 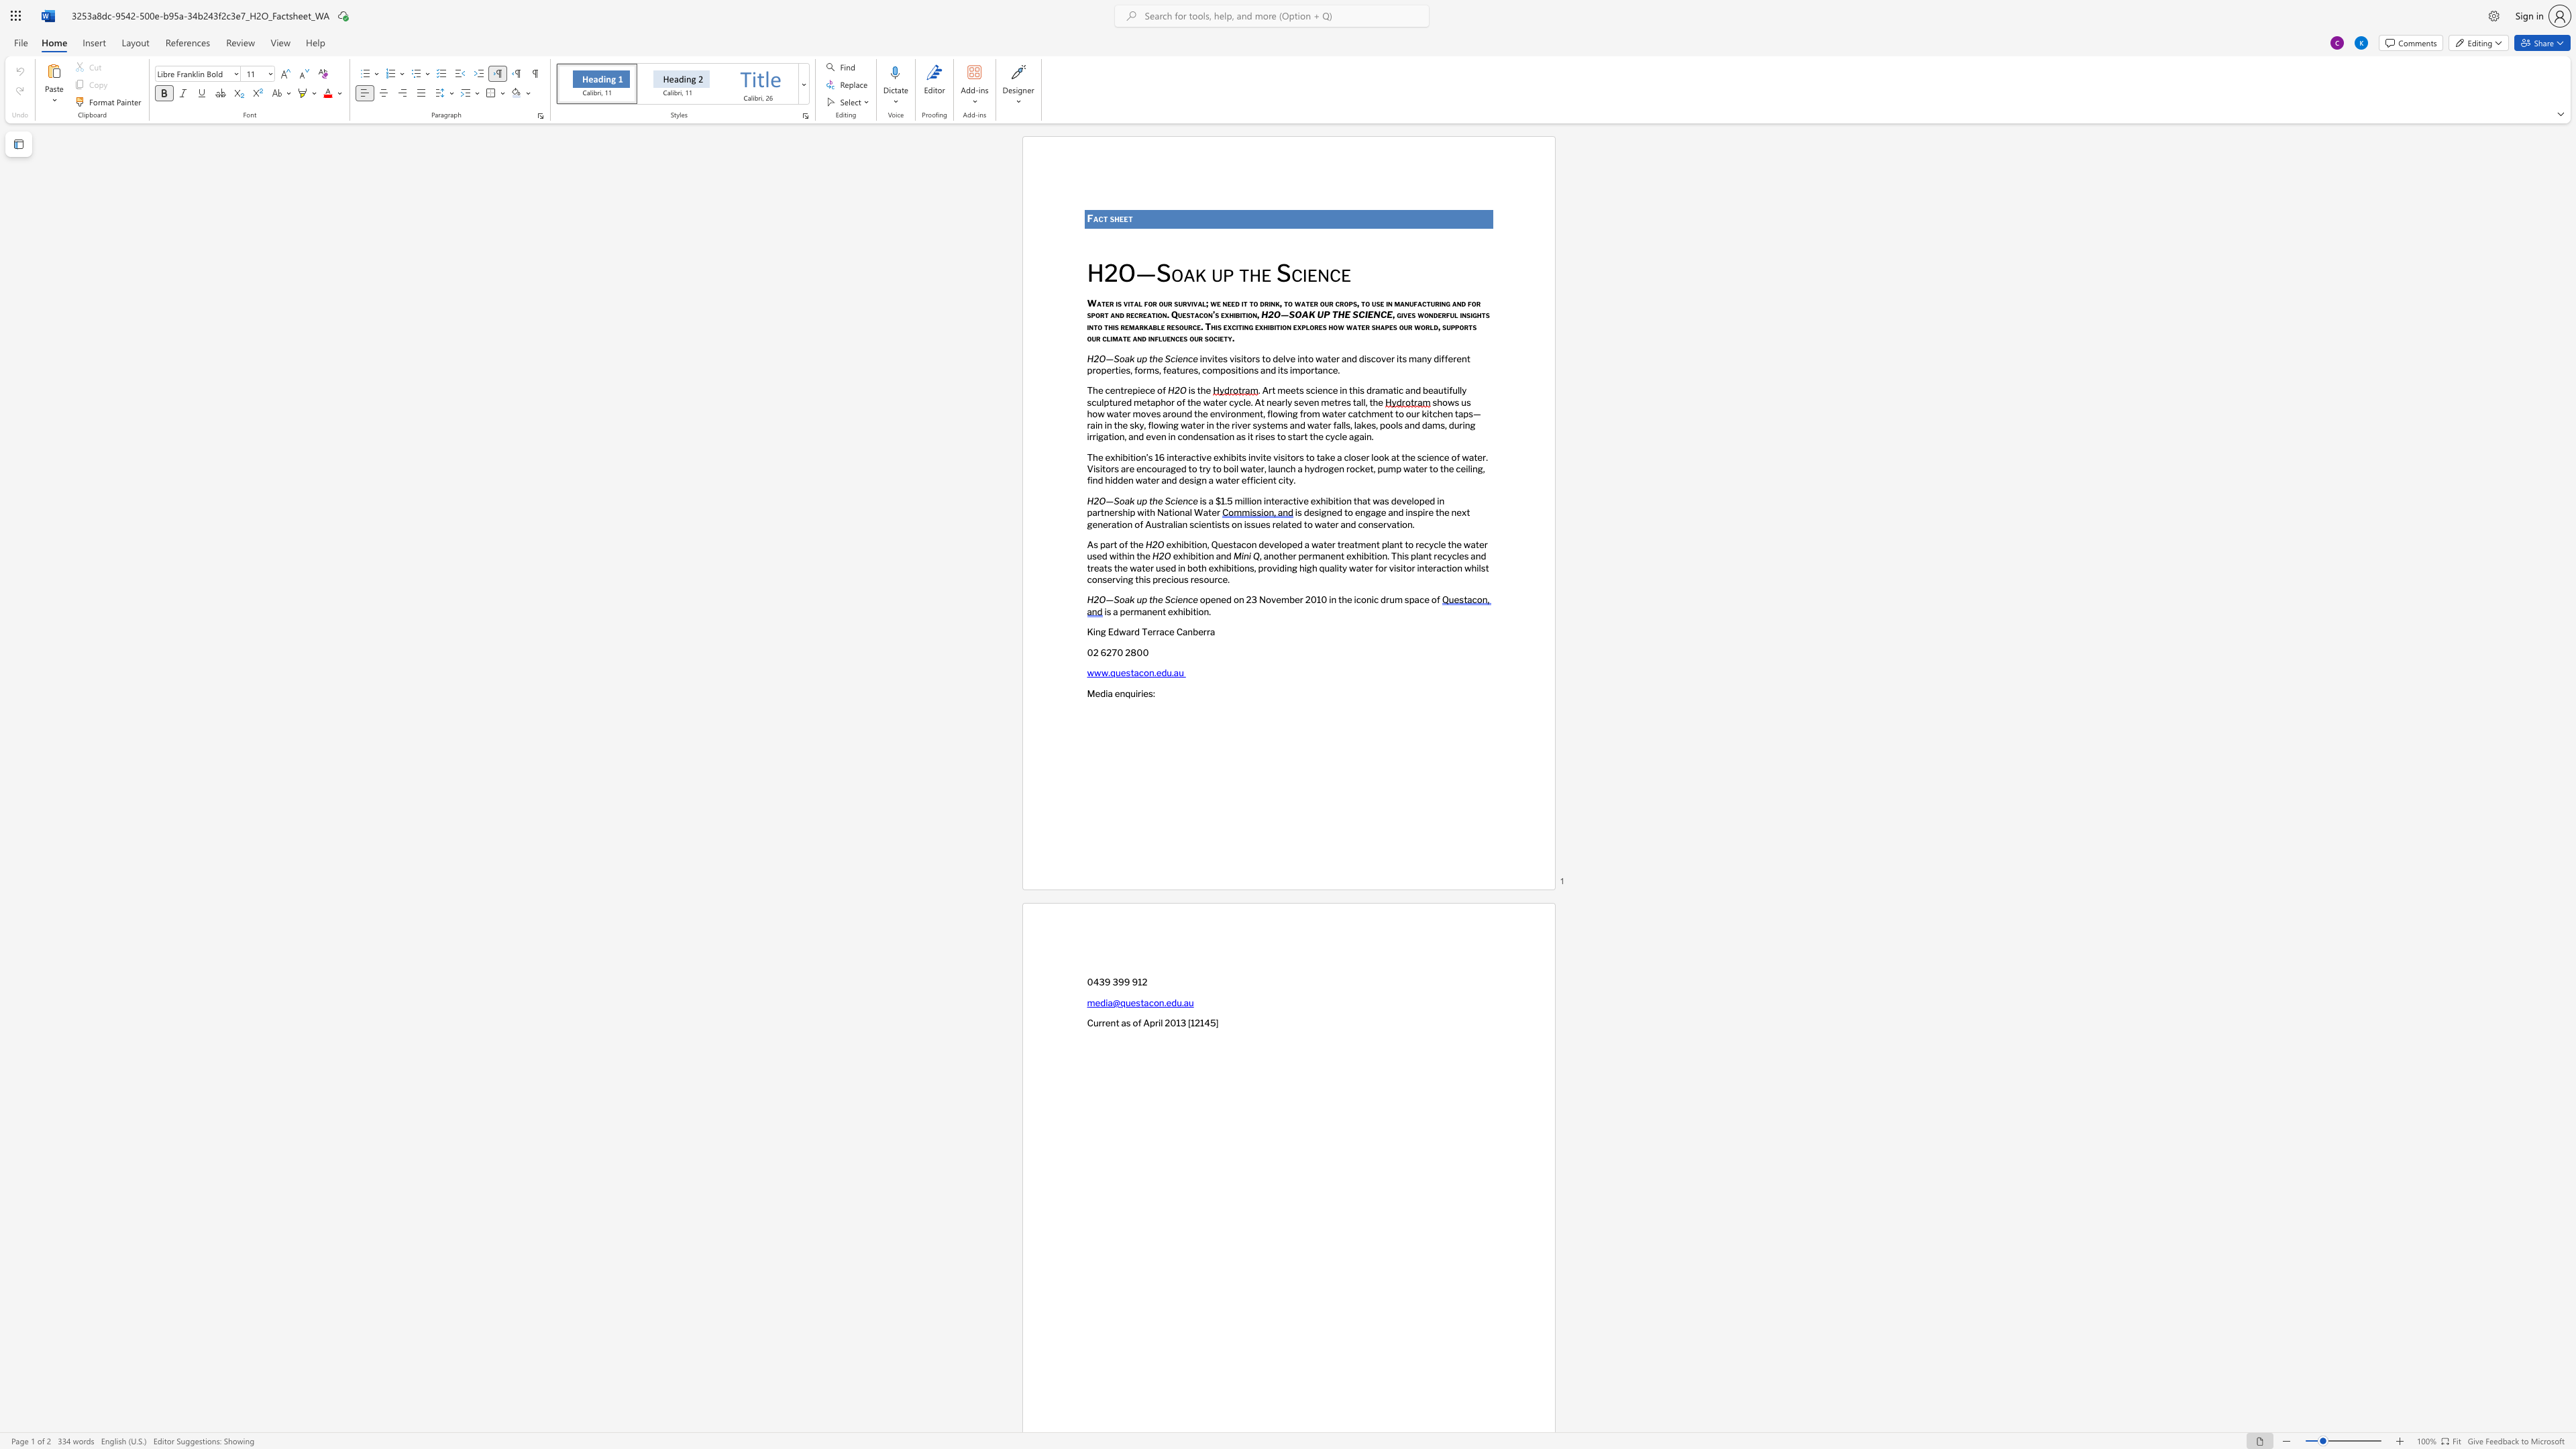 I want to click on the subset text "systems and water falls, lakes, pools and dams, during irrigation, and even in c" within the text "rain in the sky, flowing water in the river systems and water falls, lakes, pools and dams, during irrigation, and even in condensation as it rises to start the cycle again.", so click(x=1252, y=425).